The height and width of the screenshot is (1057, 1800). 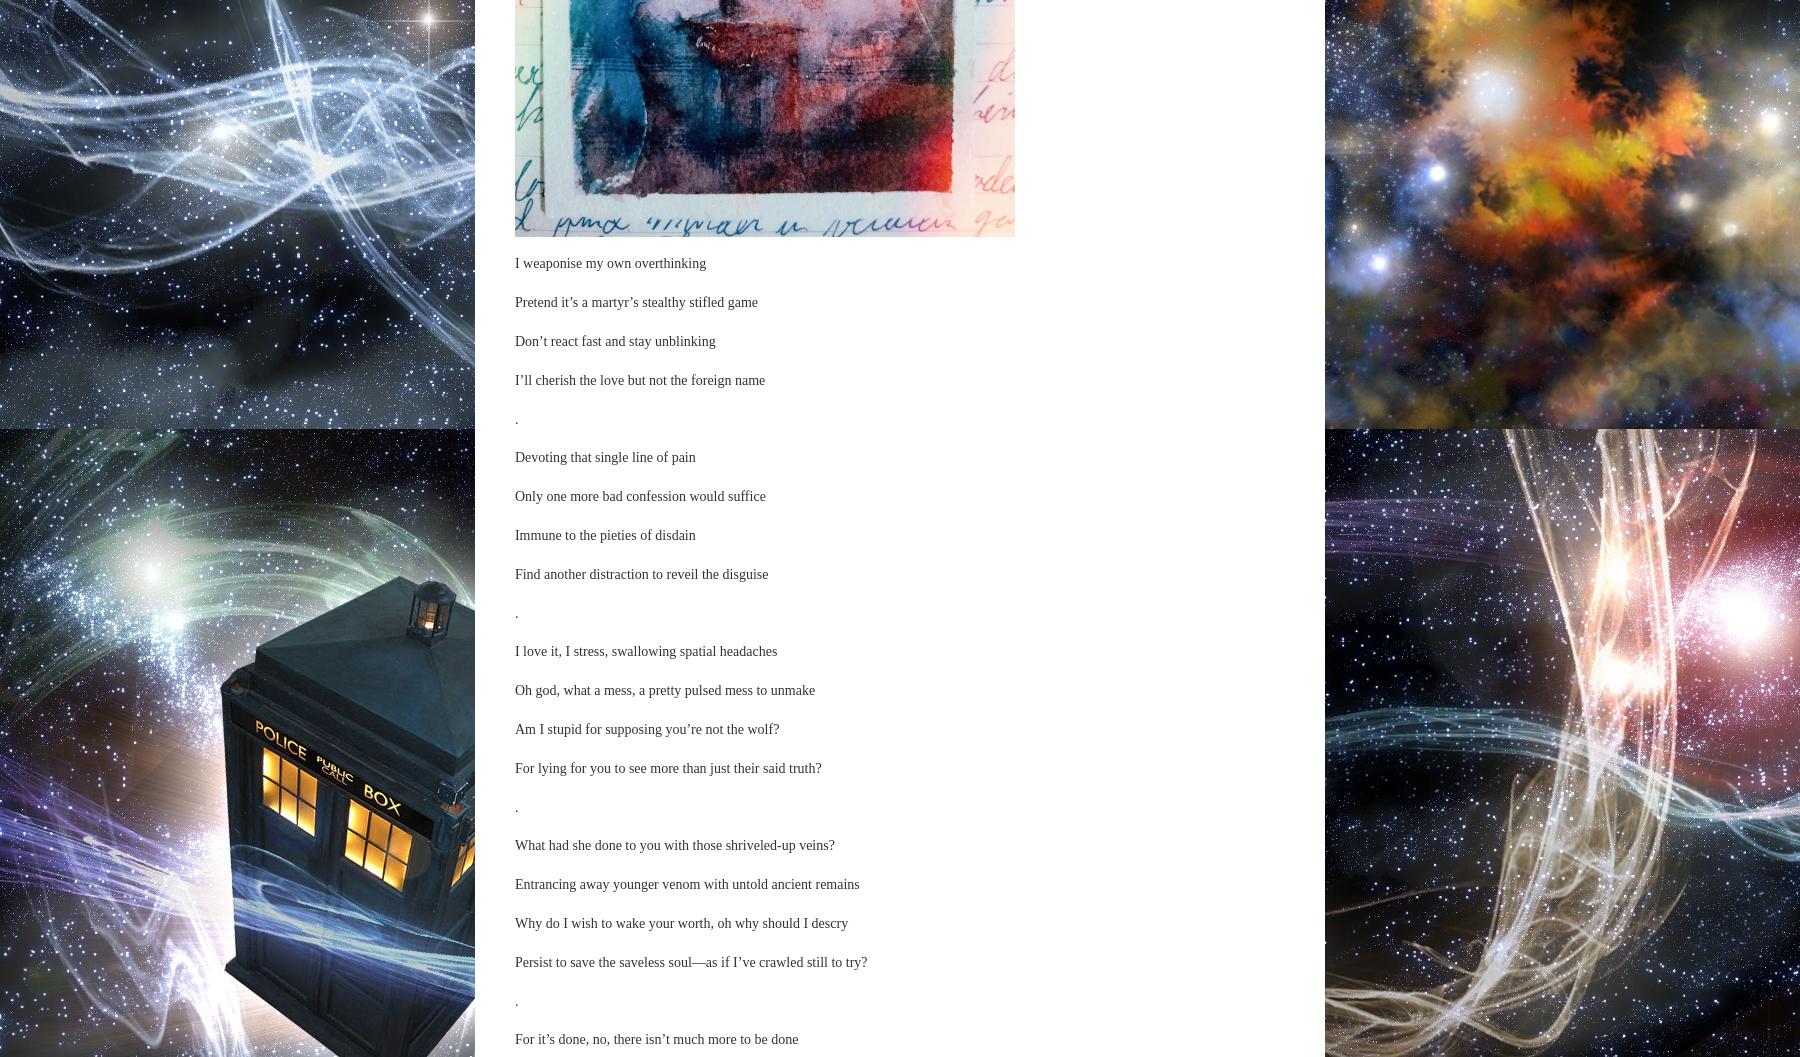 What do you see at coordinates (679, 923) in the screenshot?
I see `'Why do I wish to wake your worth, oh why should I descry'` at bounding box center [679, 923].